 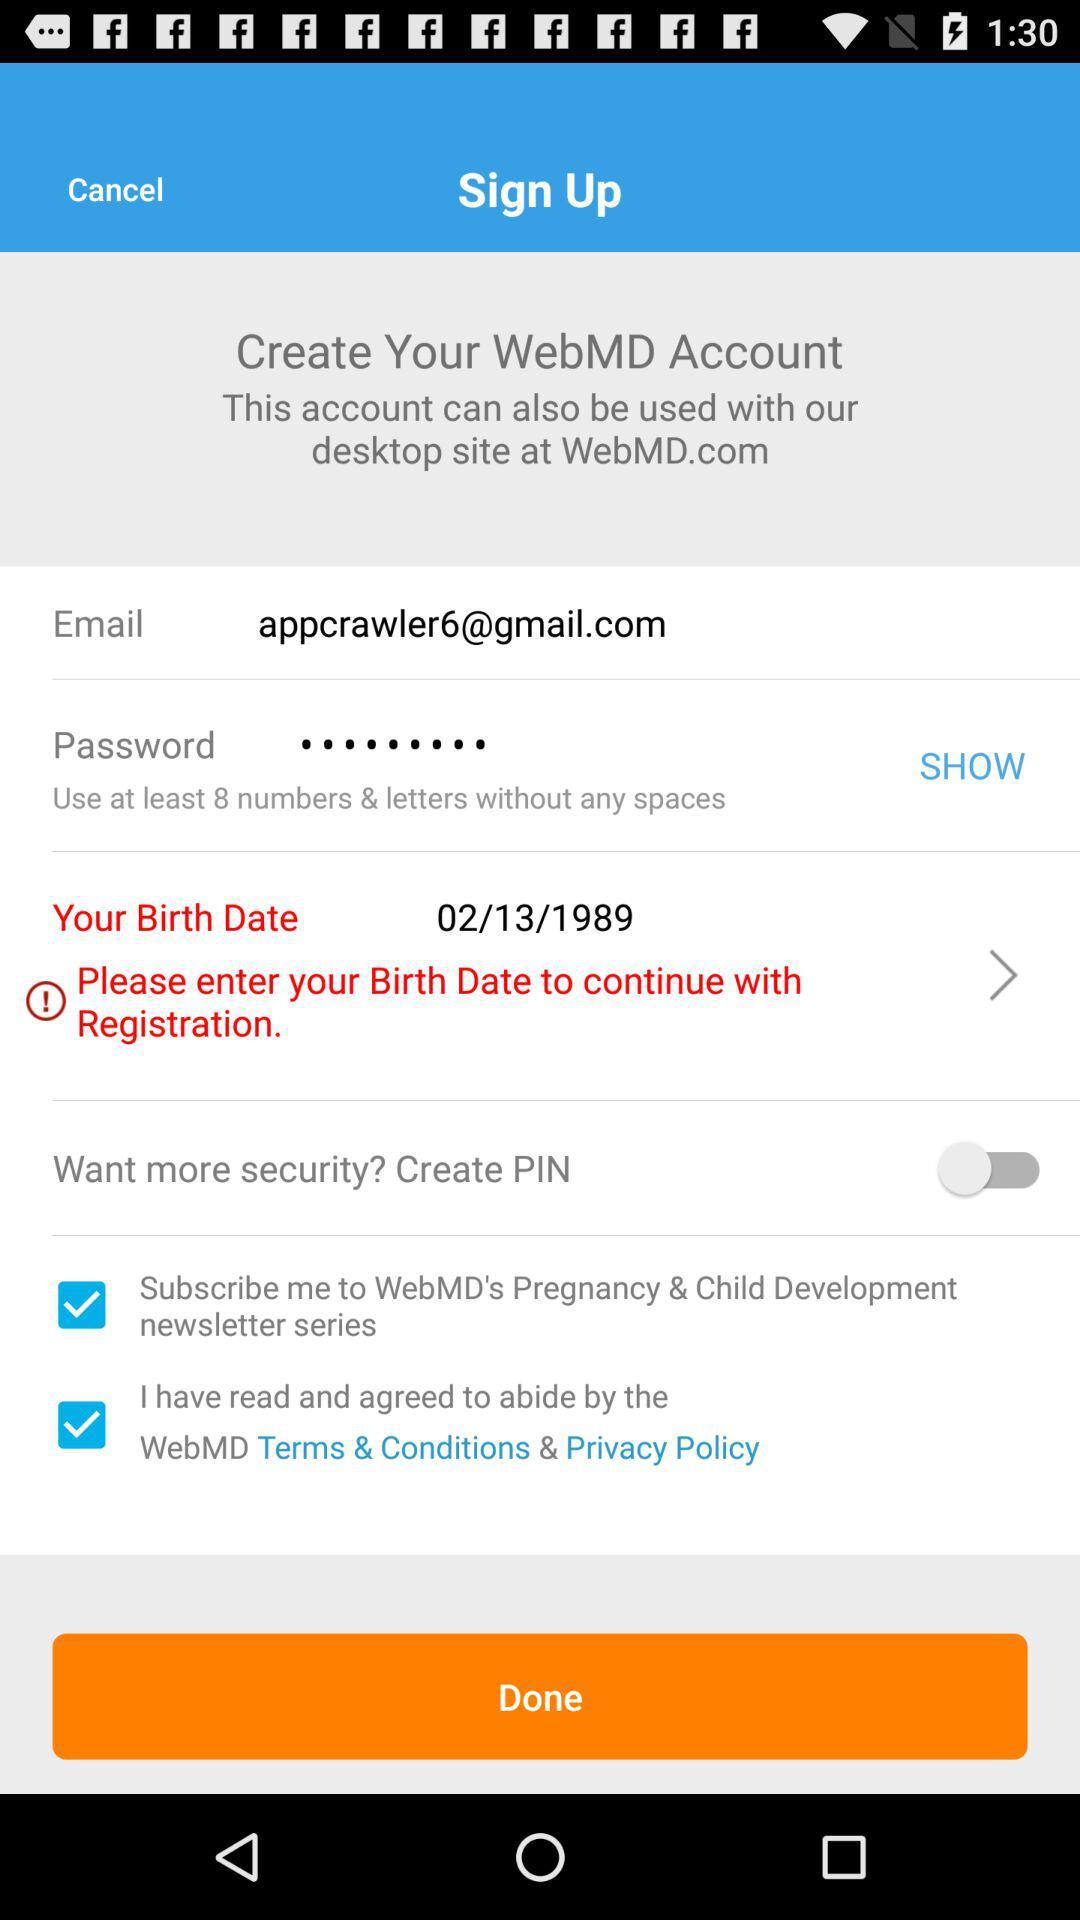 I want to click on icon next to the webmd icon, so click(x=390, y=1446).